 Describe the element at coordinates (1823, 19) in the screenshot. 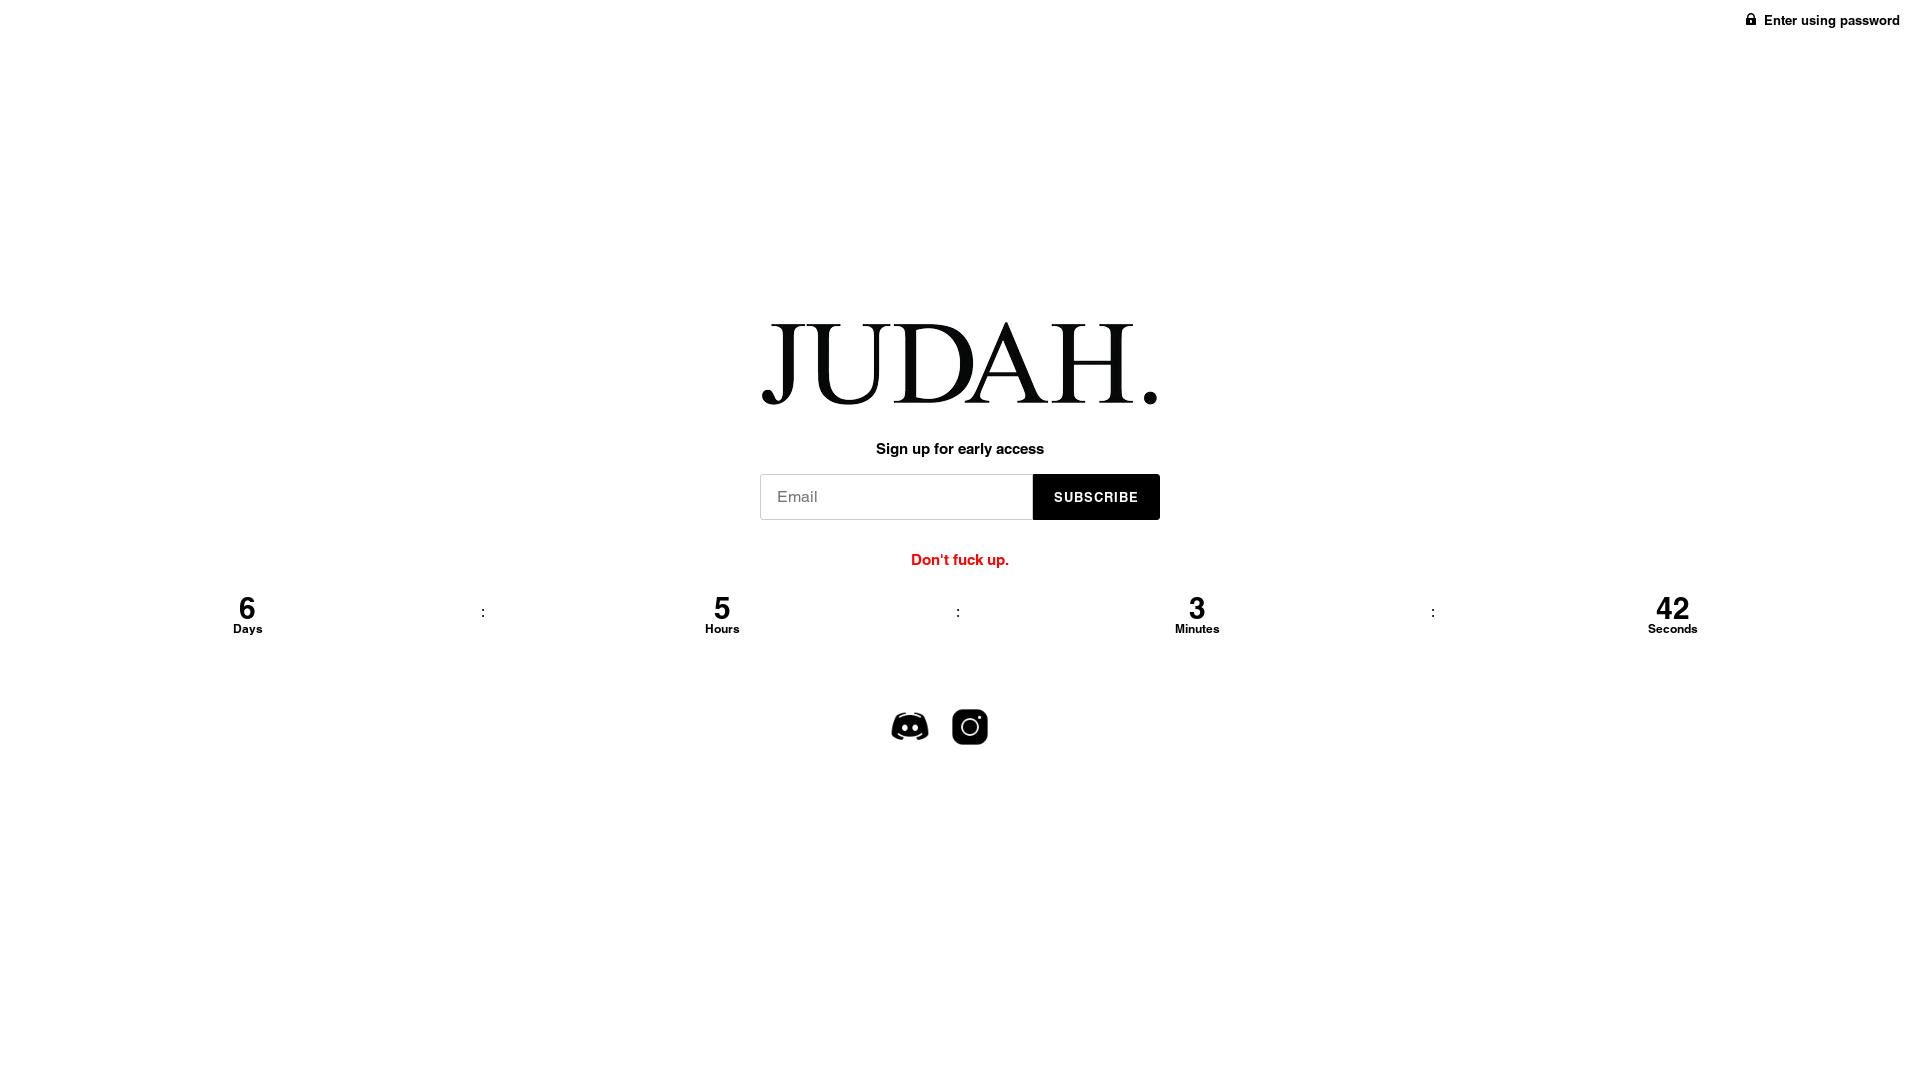

I see `'Enter using password'` at that location.